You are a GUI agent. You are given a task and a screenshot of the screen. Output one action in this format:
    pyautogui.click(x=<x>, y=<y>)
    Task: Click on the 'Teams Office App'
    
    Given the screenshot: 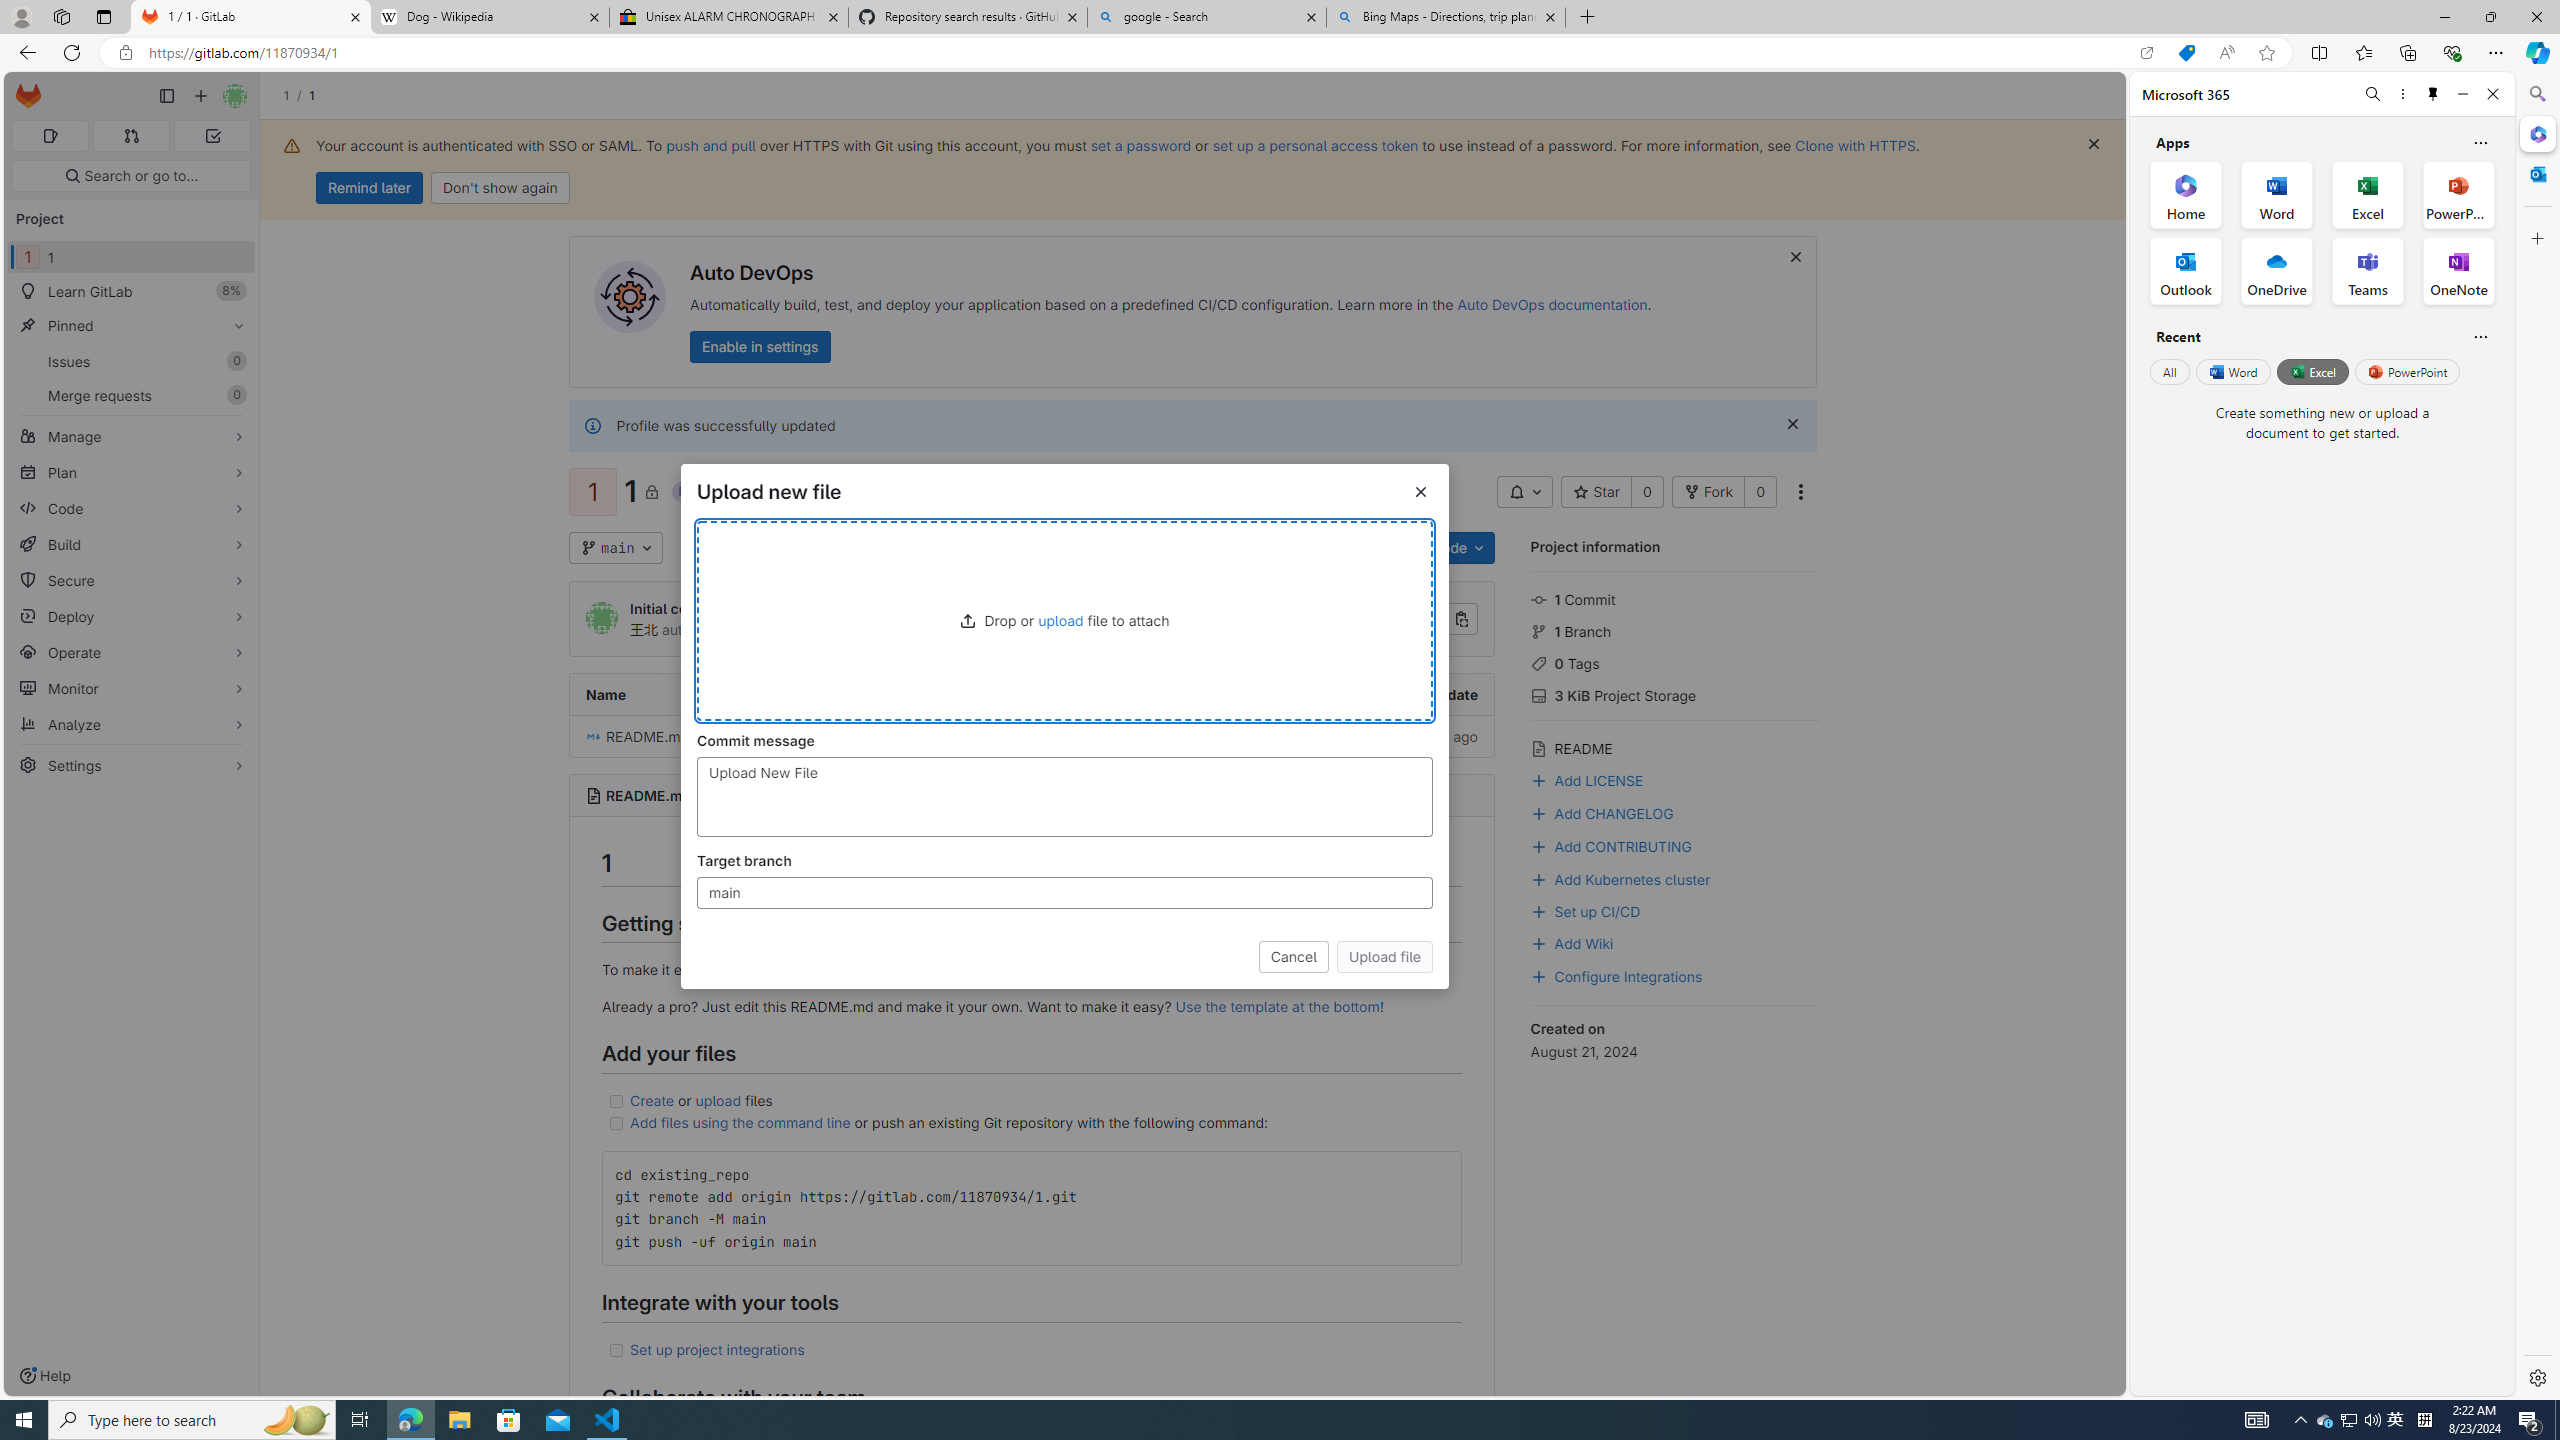 What is the action you would take?
    pyautogui.click(x=2368, y=271)
    